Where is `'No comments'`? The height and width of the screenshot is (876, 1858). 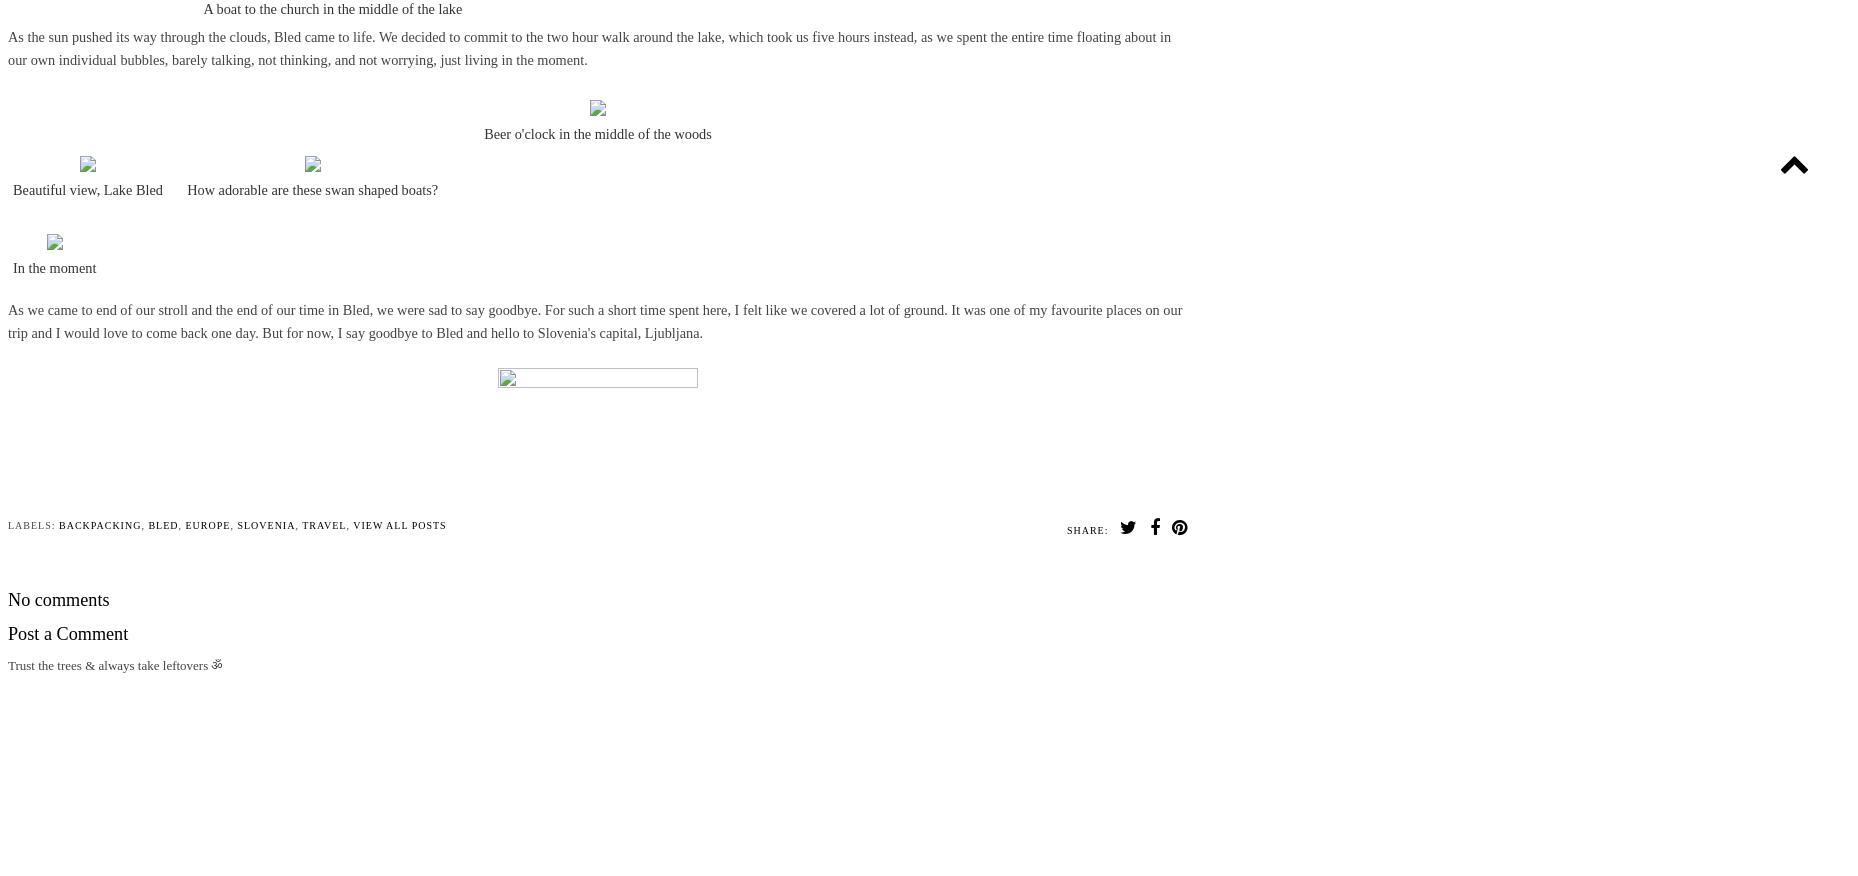 'No comments' is located at coordinates (57, 598).